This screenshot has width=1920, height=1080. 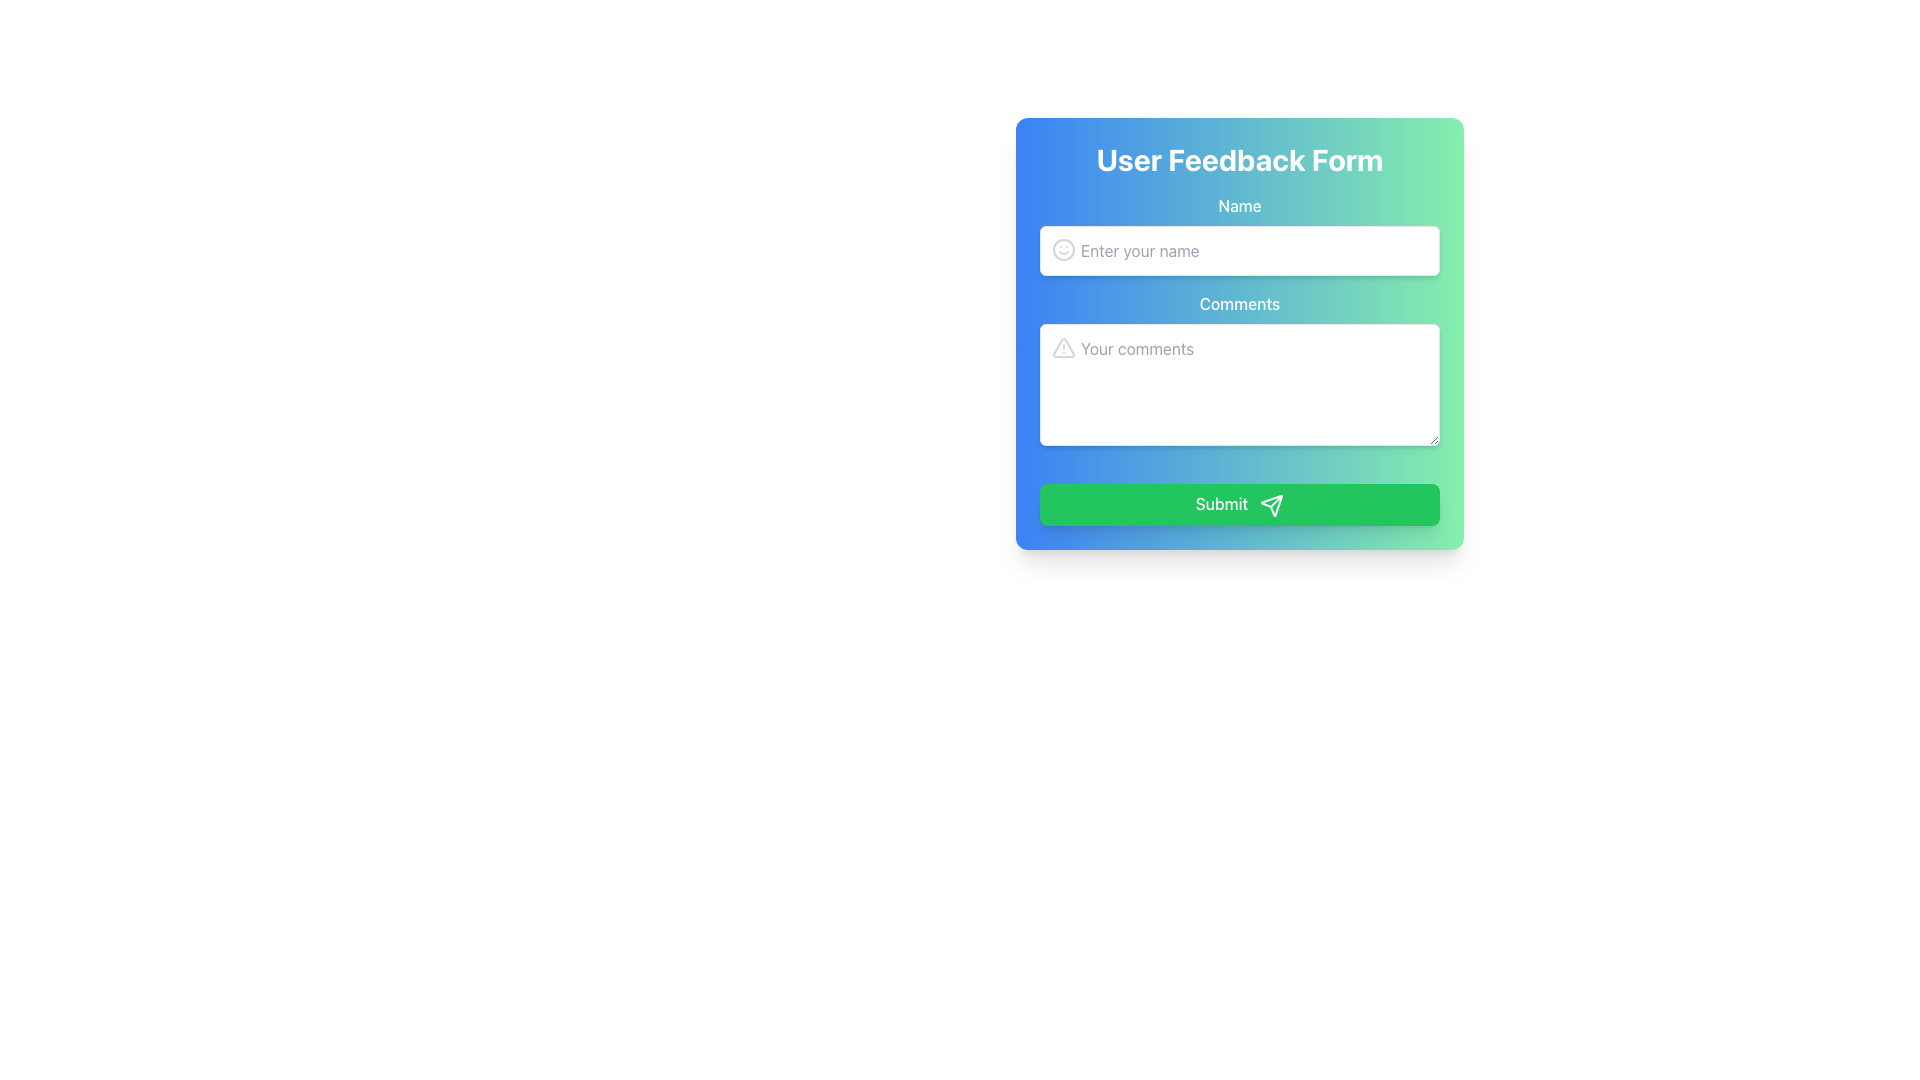 I want to click on the decorative icon located inside the left part of the 'Name' input field, which visually represents the input type, so click(x=1063, y=249).